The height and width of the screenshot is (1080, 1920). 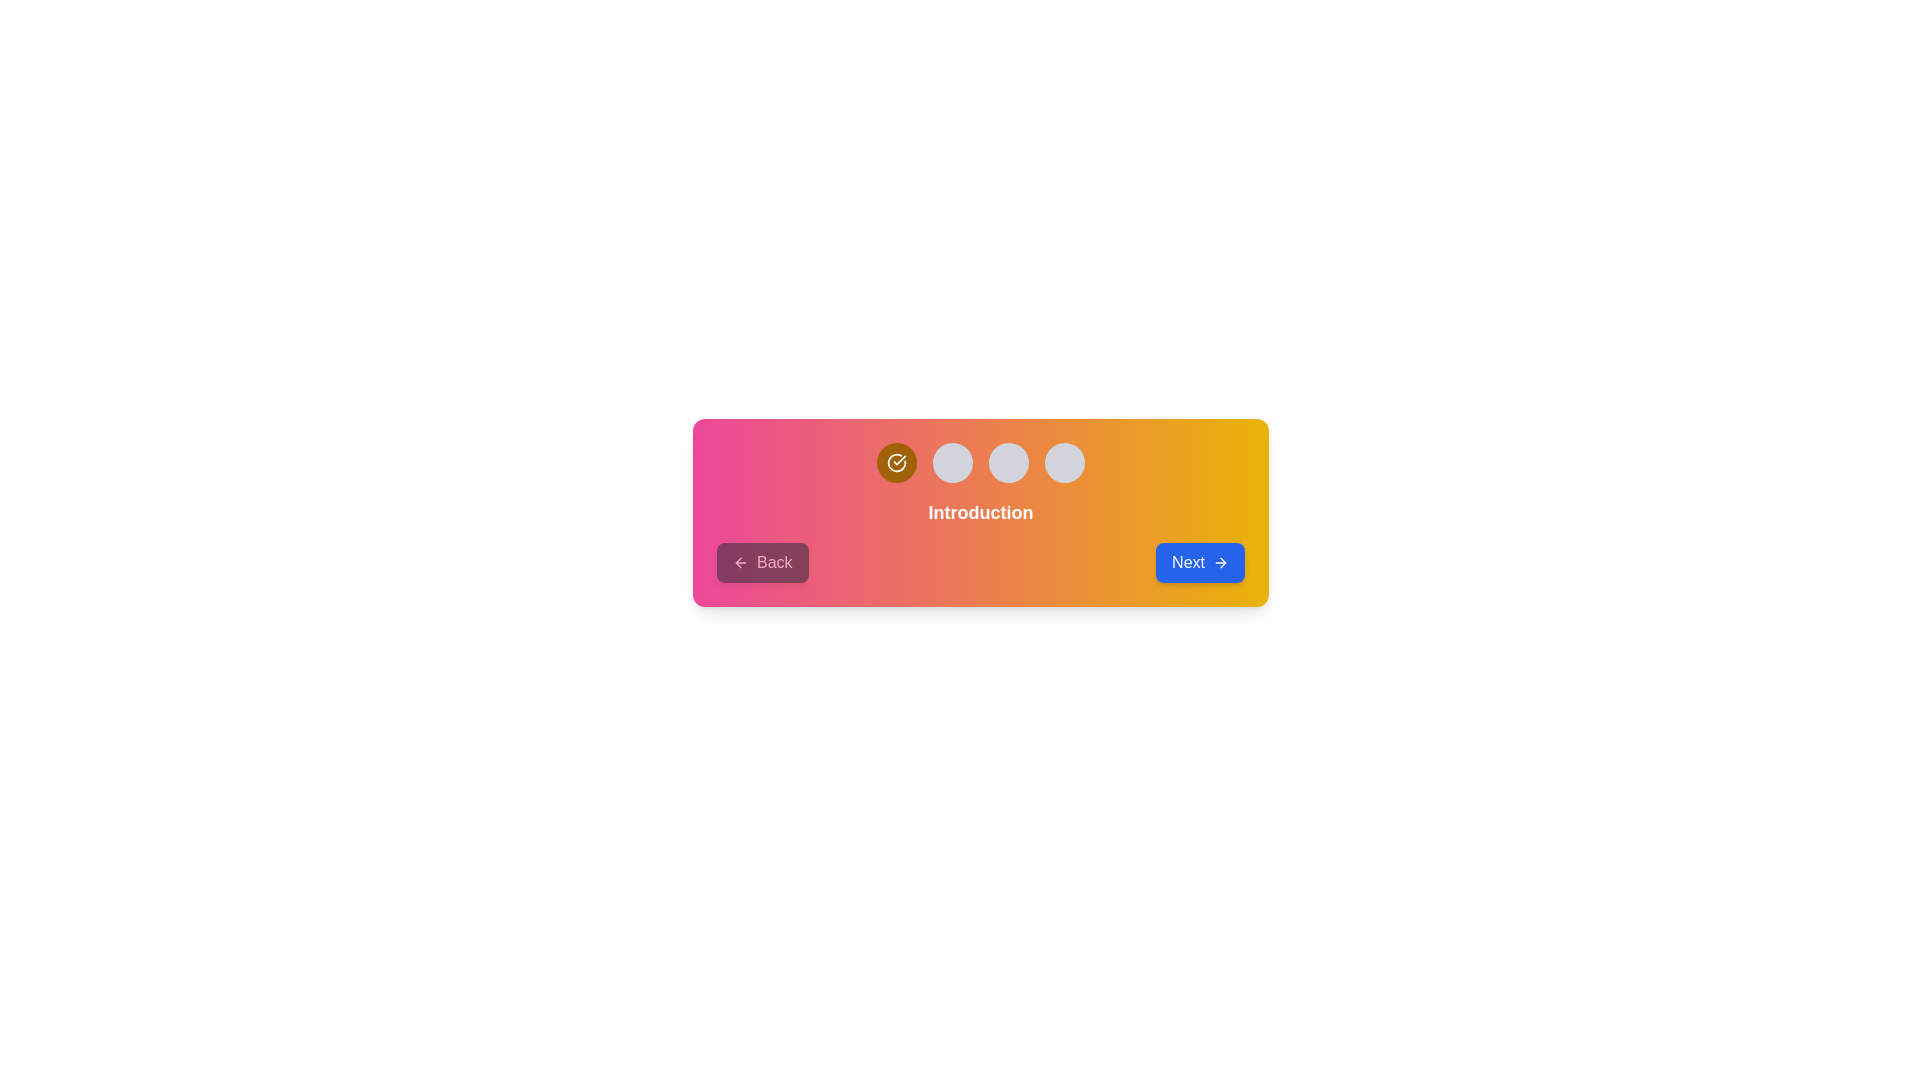 I want to click on the 'Next' button to navigate to the next step, so click(x=1200, y=563).